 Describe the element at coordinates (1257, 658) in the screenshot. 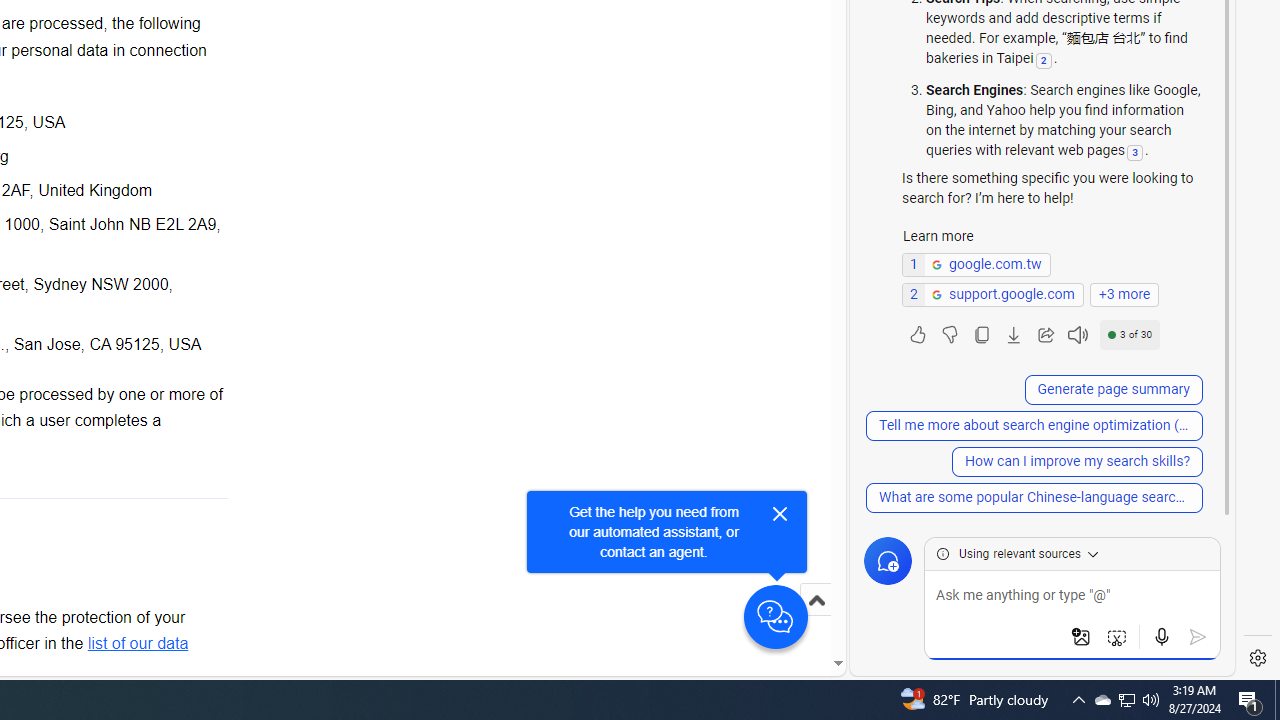

I see `'Settings'` at that location.